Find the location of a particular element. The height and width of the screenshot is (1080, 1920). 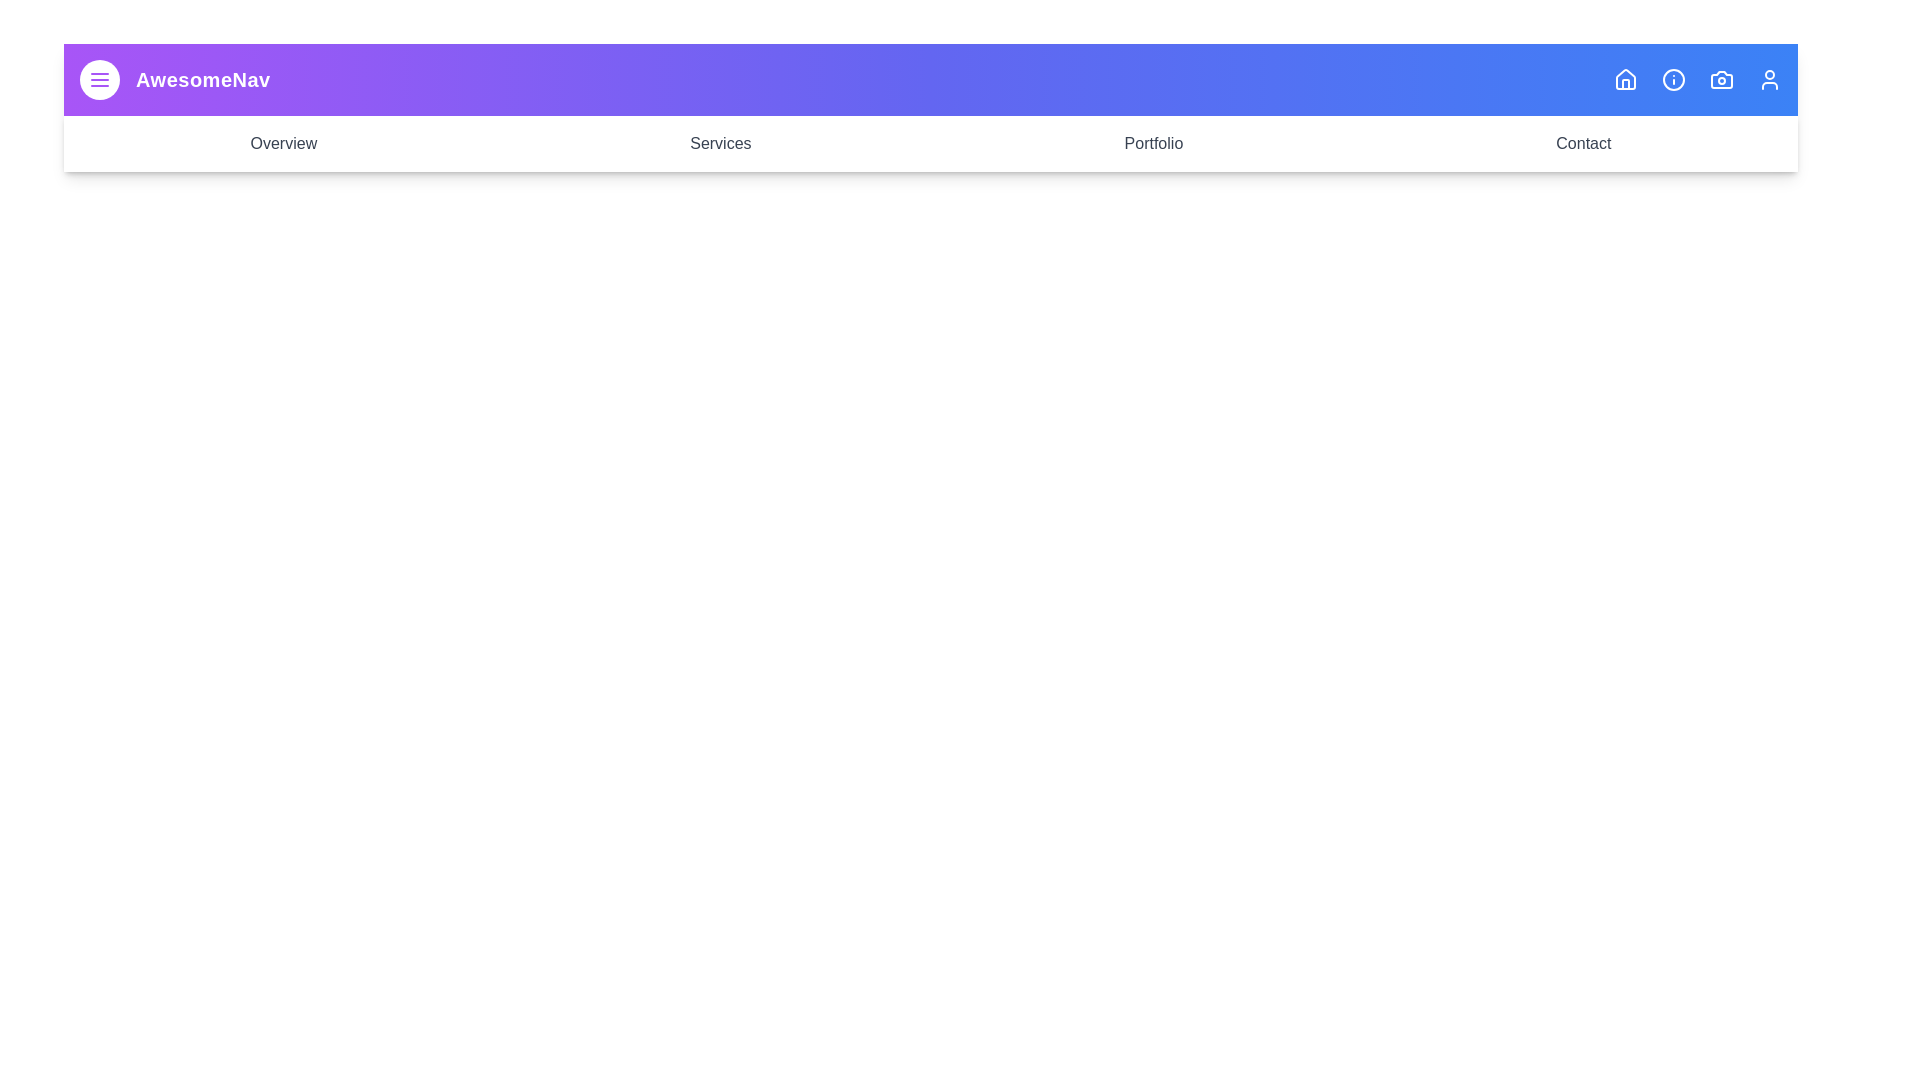

the navigation link labeled Contact to navigate to the respective section is located at coordinates (1582, 142).